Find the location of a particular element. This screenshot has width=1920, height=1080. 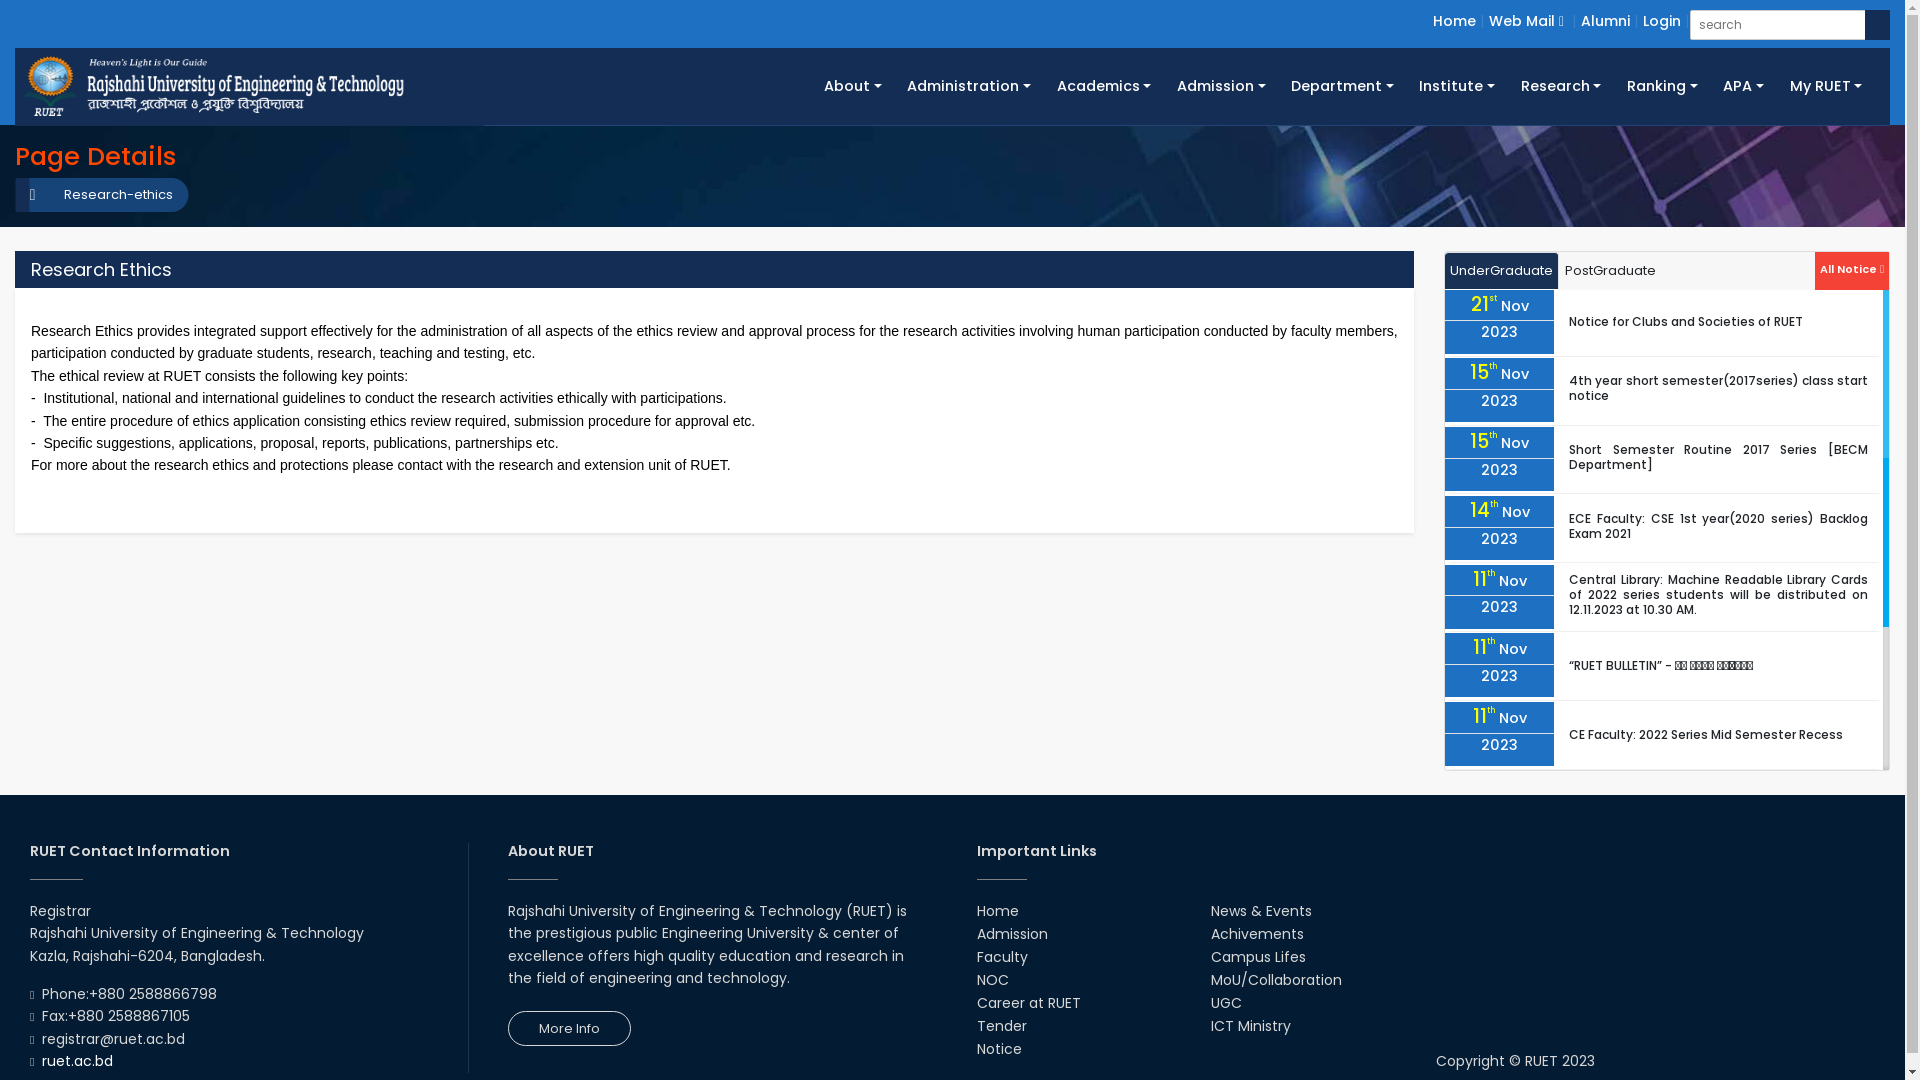

'NOC' is located at coordinates (992, 978).